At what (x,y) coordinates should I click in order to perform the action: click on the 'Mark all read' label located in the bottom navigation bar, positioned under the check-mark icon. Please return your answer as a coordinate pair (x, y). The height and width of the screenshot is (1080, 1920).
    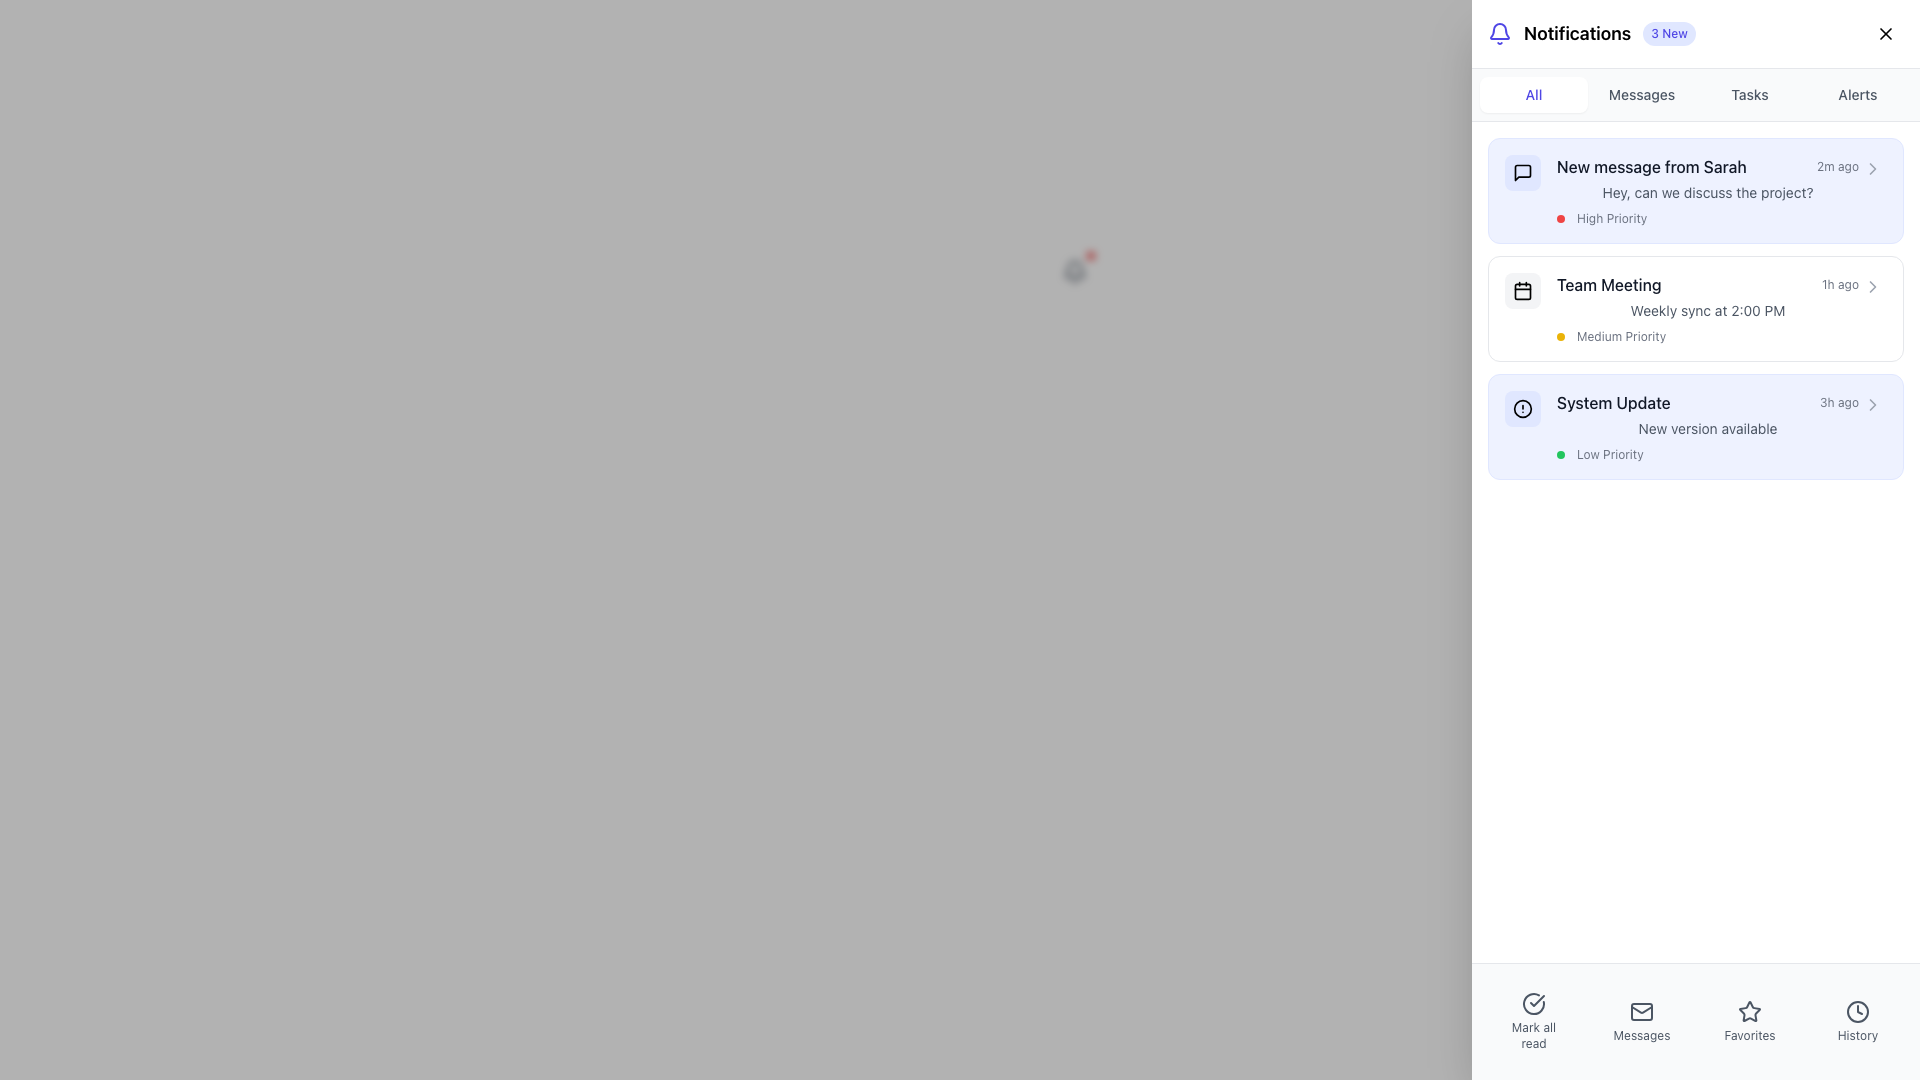
    Looking at the image, I should click on (1533, 1035).